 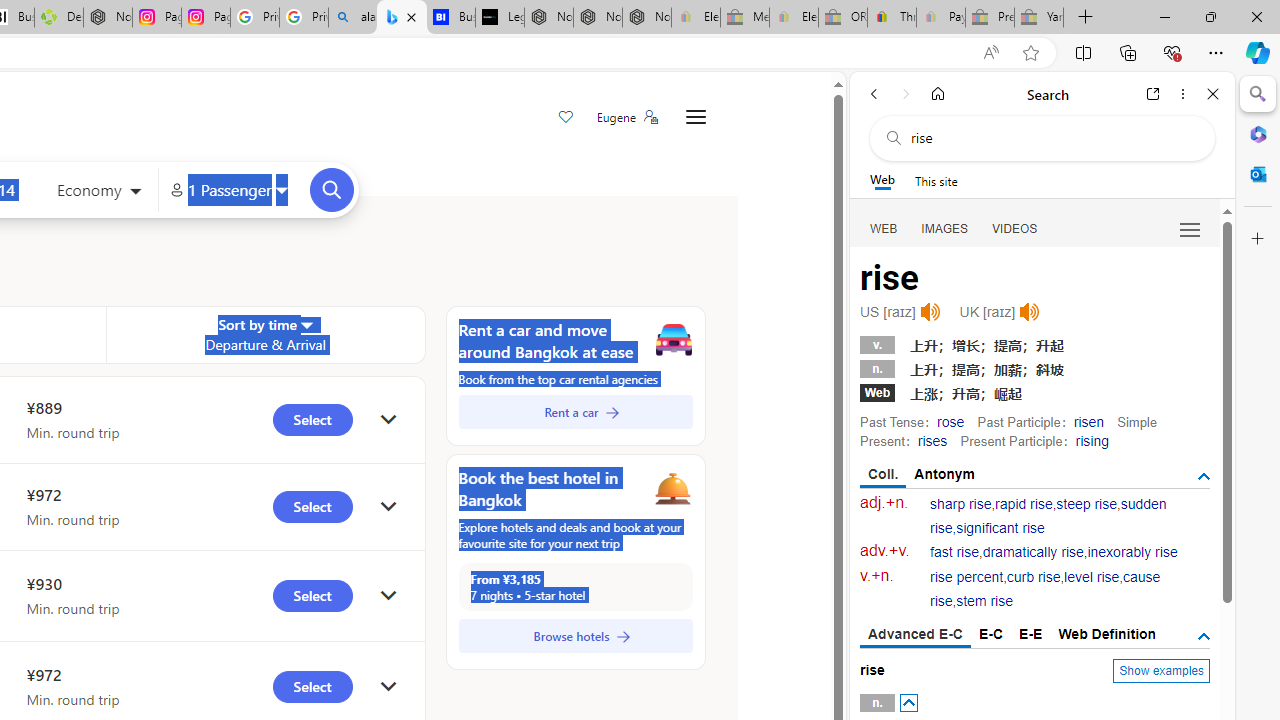 I want to click on 'Rent a car', so click(x=574, y=411).